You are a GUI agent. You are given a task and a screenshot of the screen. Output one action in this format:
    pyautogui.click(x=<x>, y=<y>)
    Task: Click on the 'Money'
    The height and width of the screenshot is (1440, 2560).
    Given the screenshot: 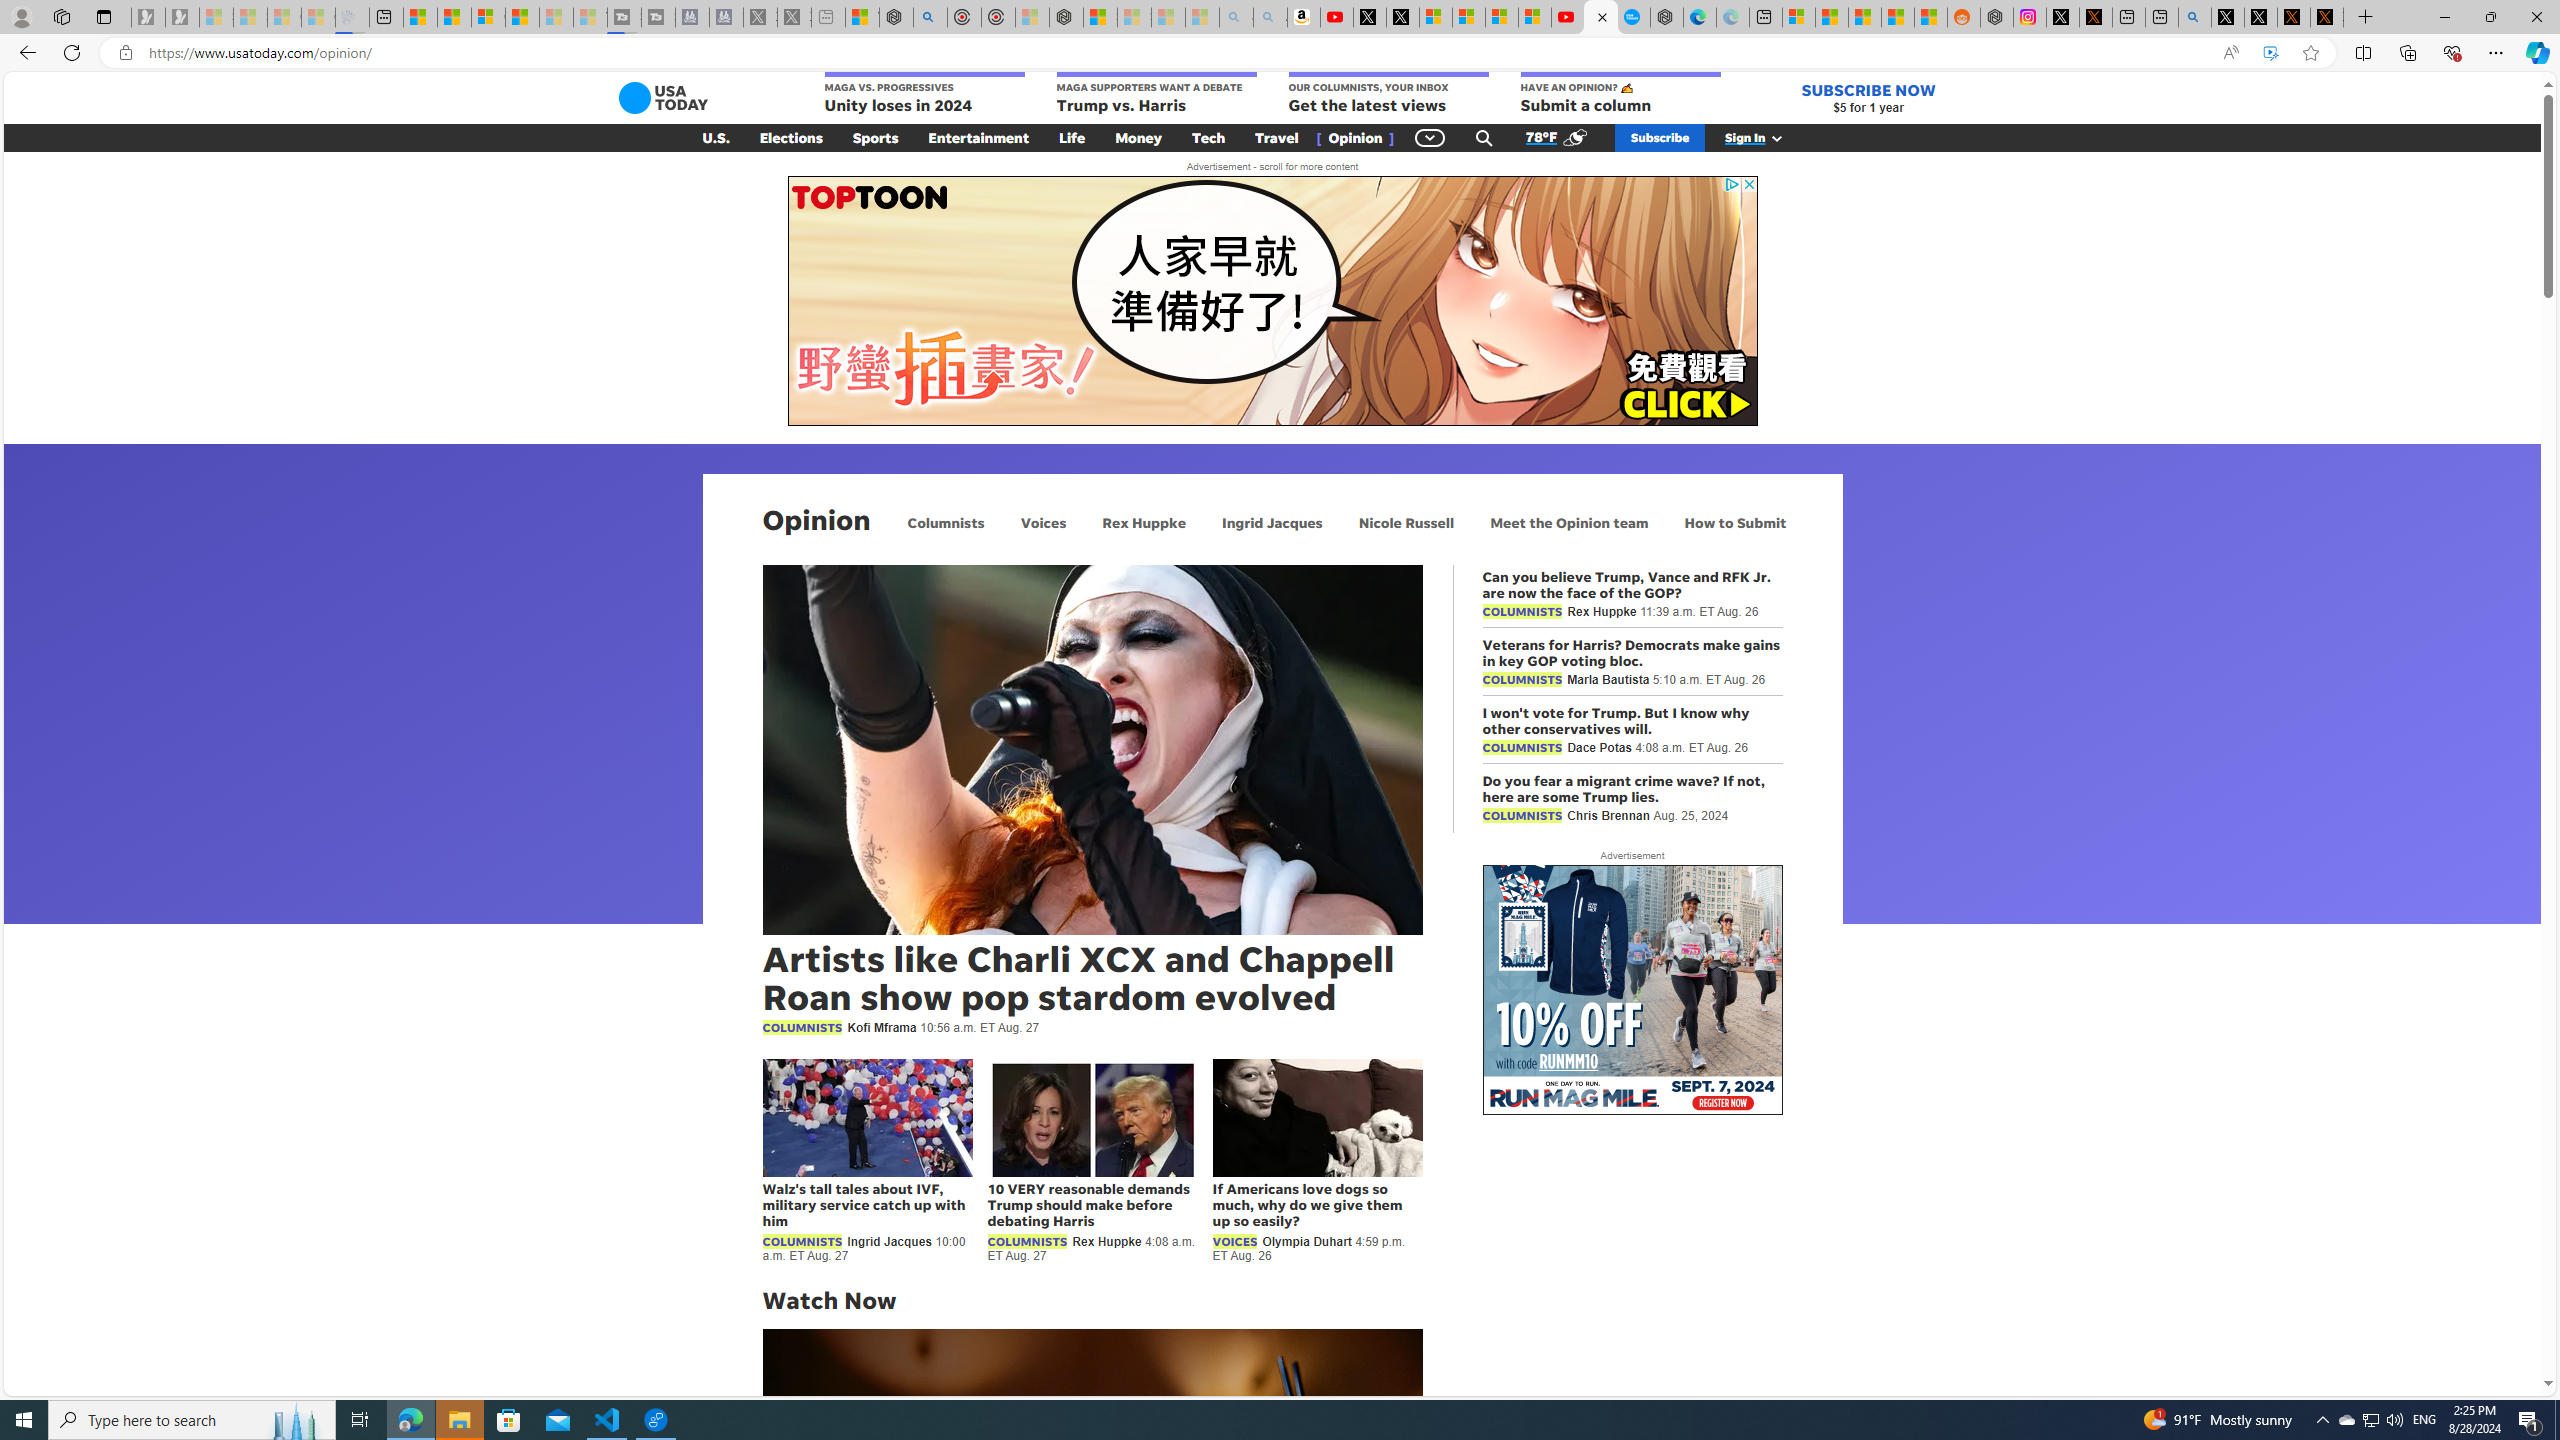 What is the action you would take?
    pyautogui.click(x=1138, y=137)
    